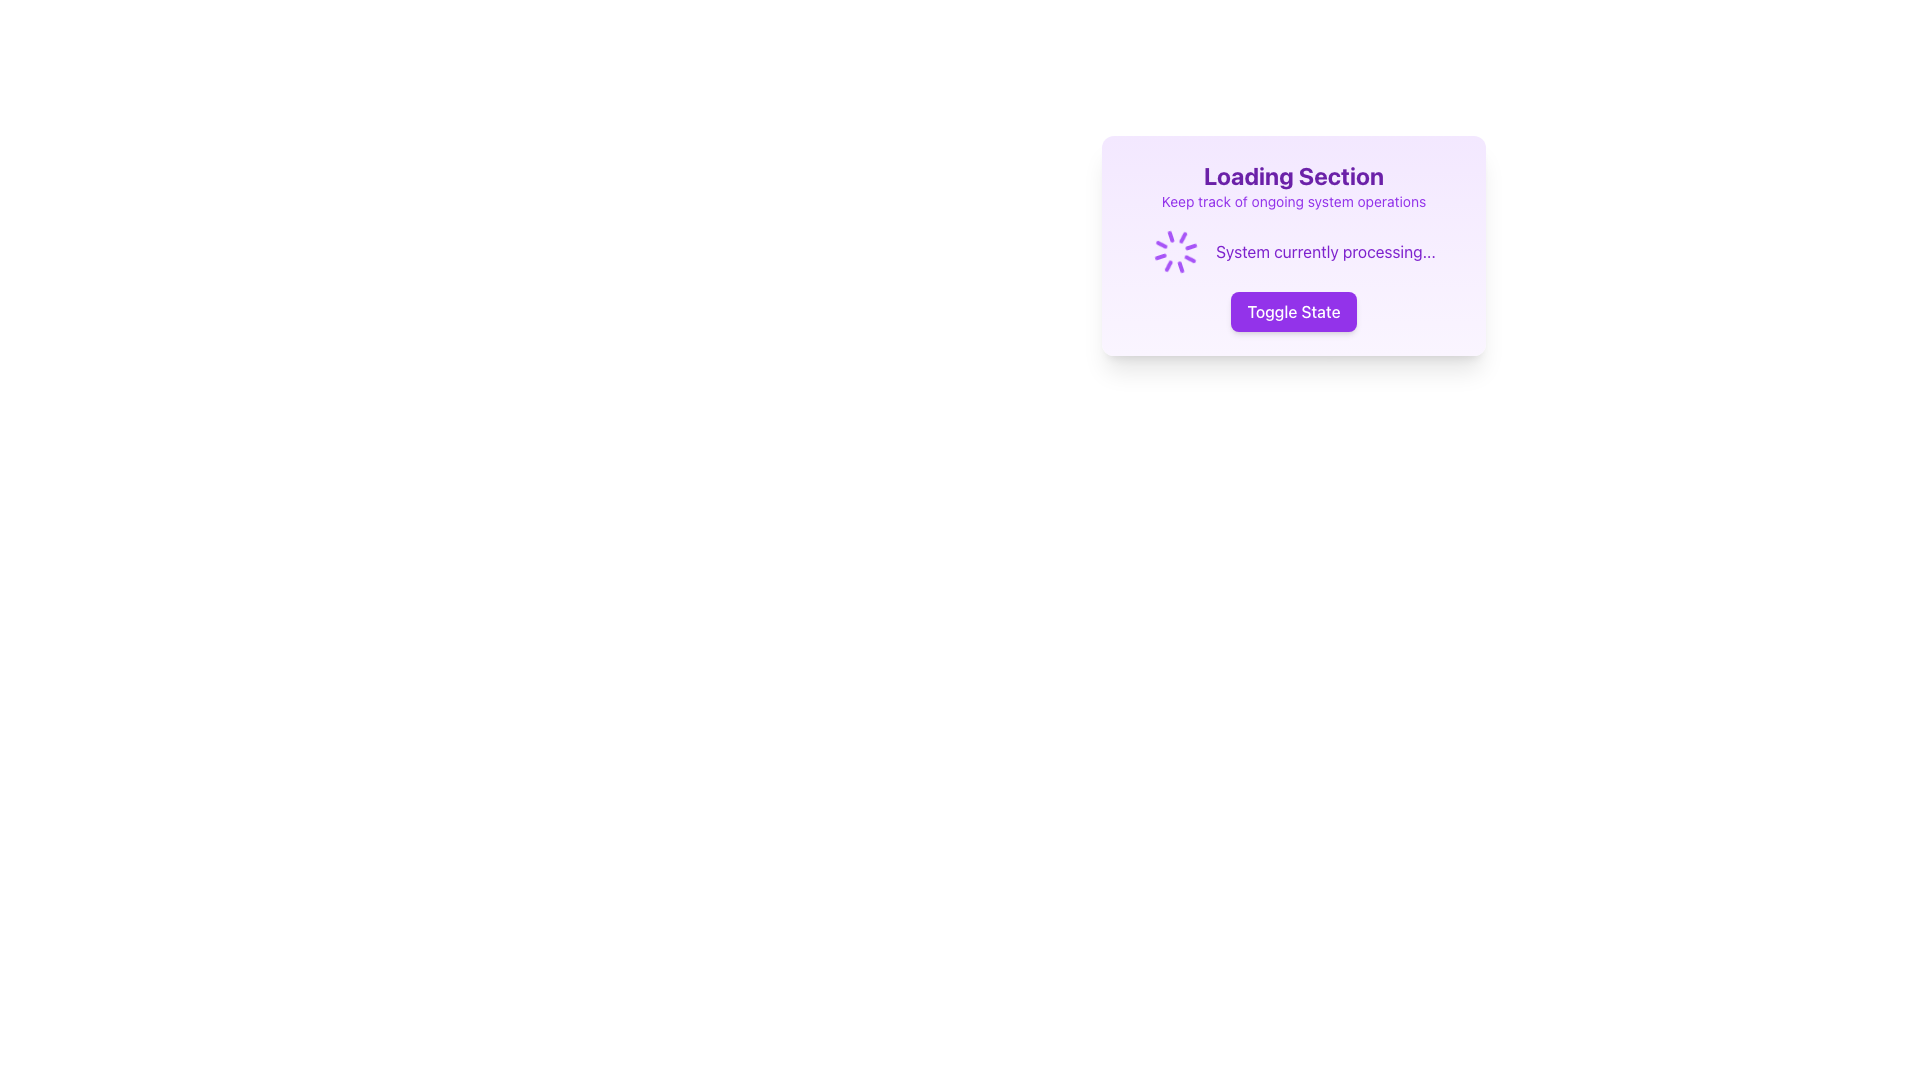  What do you see at coordinates (1176, 250) in the screenshot?
I see `the Spinner/Icon that indicates the system is currently processing, located to the left of the text 'System currently processing...' and above the 'Toggle State' button` at bounding box center [1176, 250].